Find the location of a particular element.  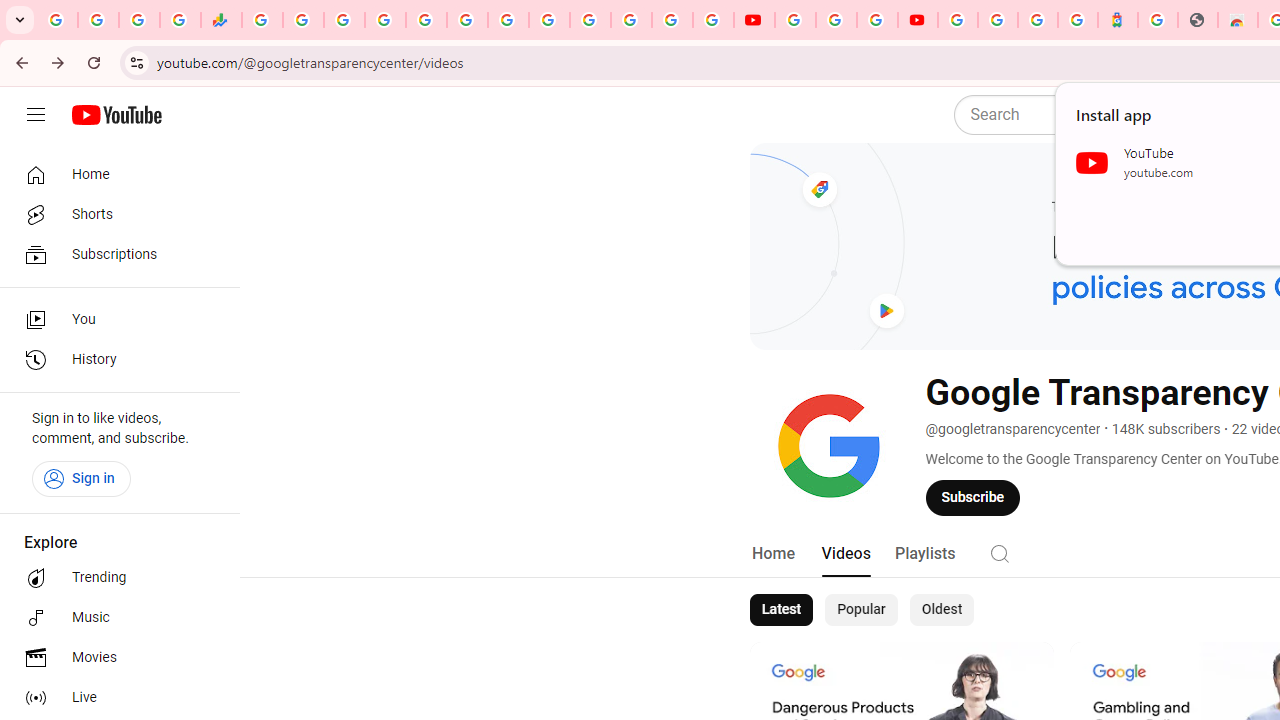

'Guide' is located at coordinates (35, 115).